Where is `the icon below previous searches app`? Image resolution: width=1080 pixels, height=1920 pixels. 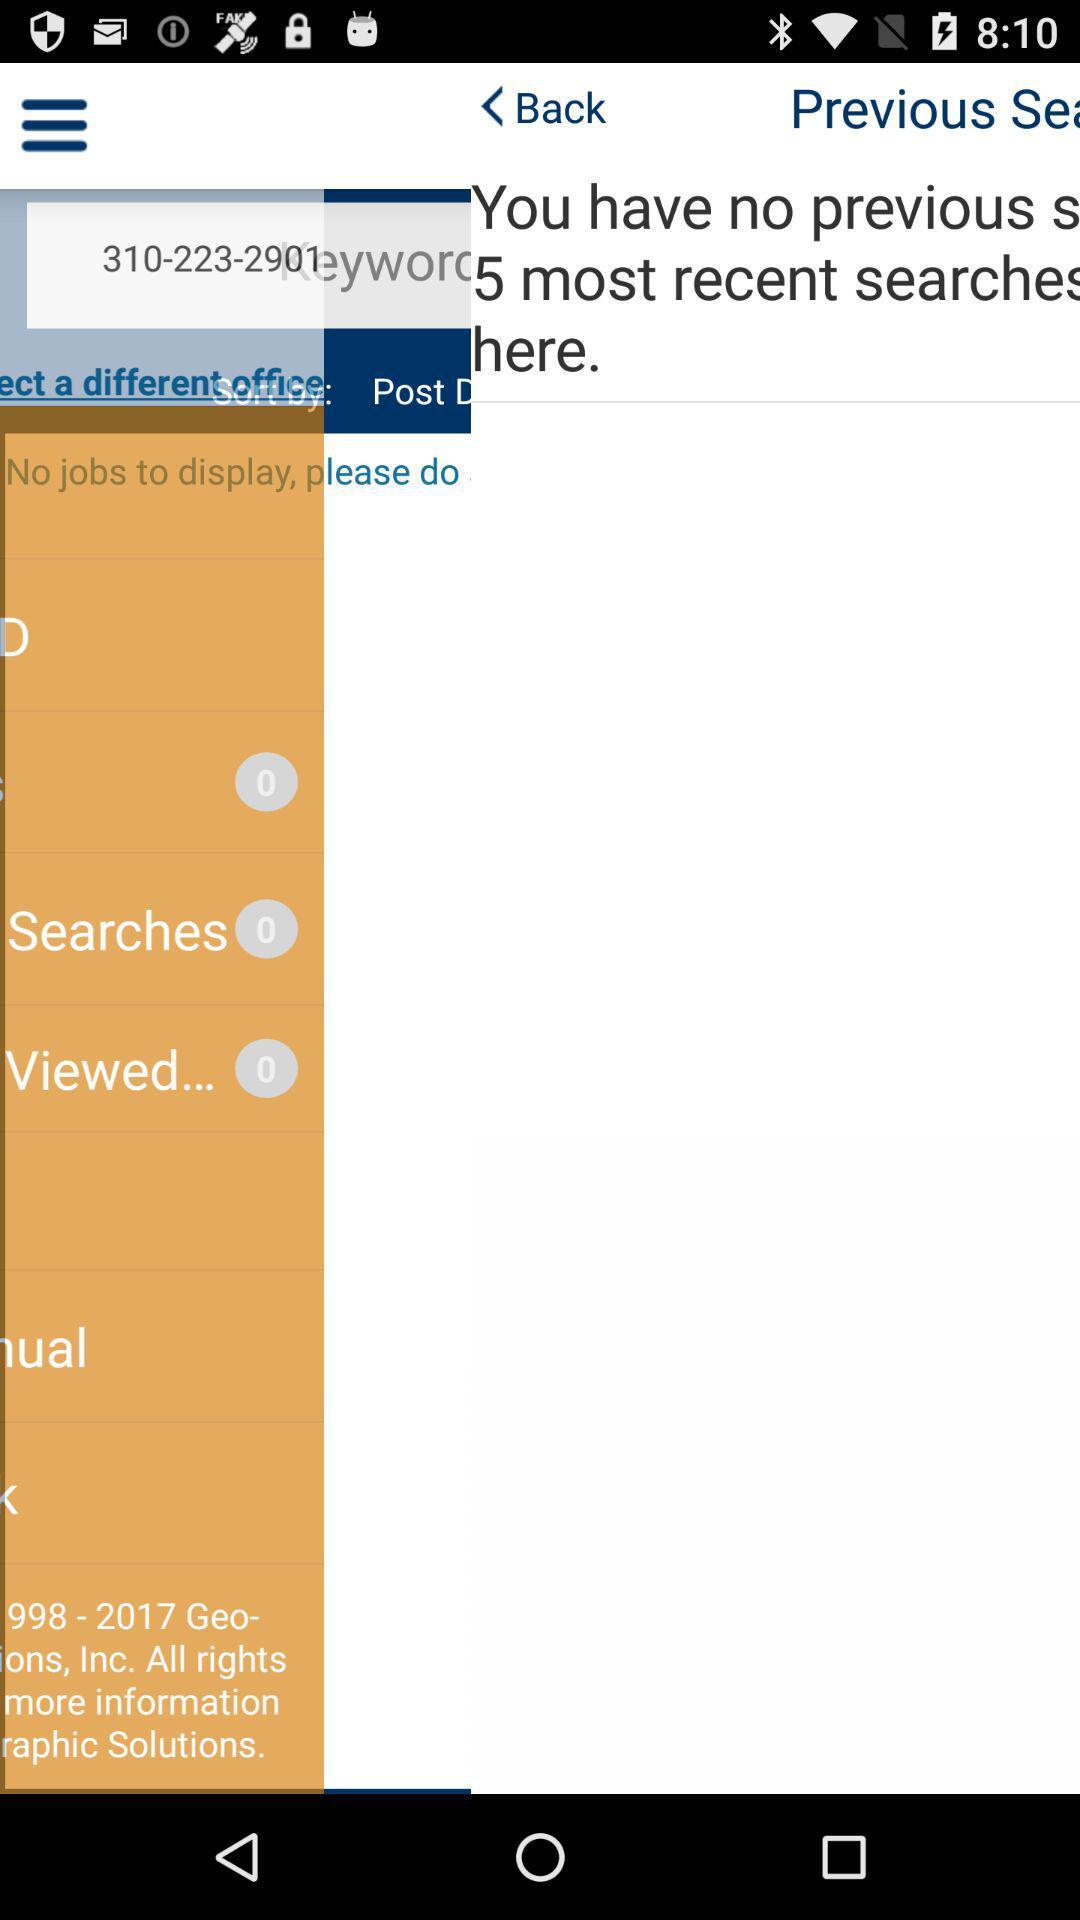
the icon below previous searches app is located at coordinates (540, 275).